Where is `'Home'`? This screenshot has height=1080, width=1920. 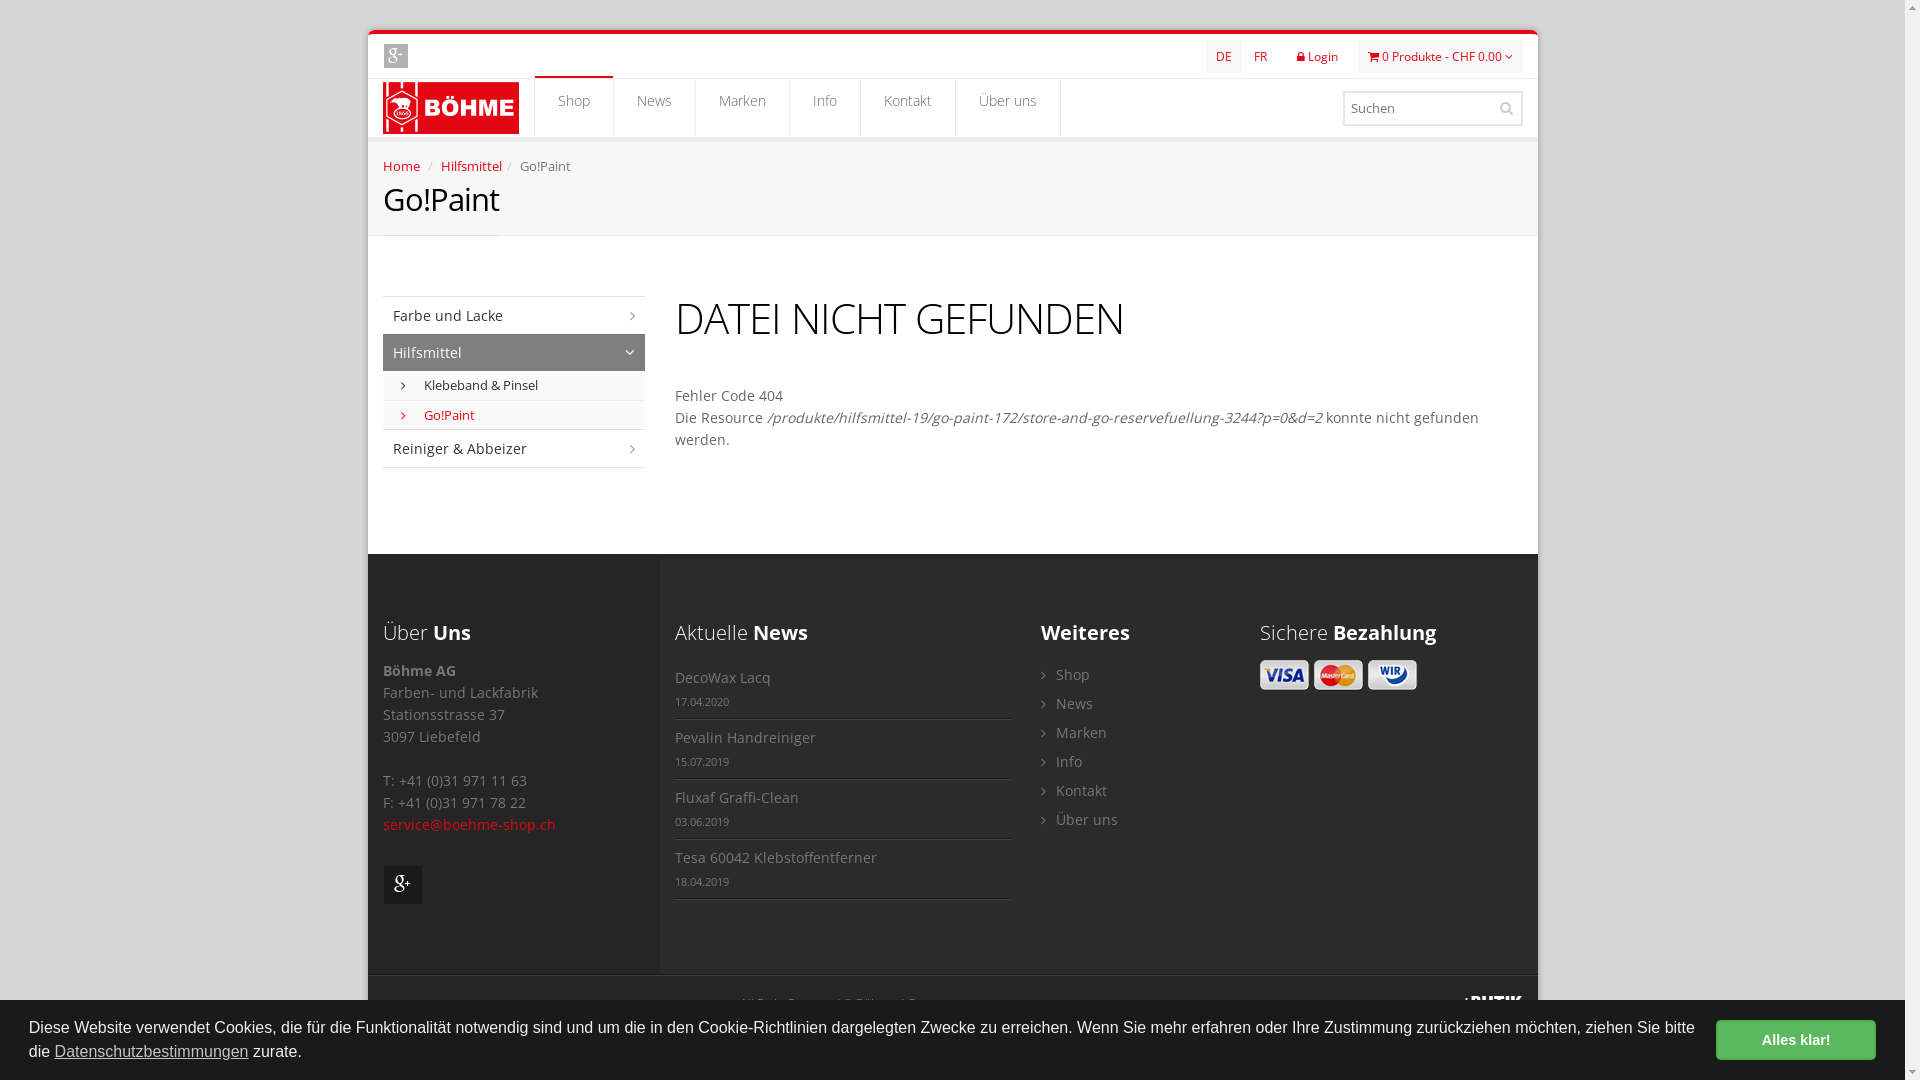
'Home' is located at coordinates (400, 164).